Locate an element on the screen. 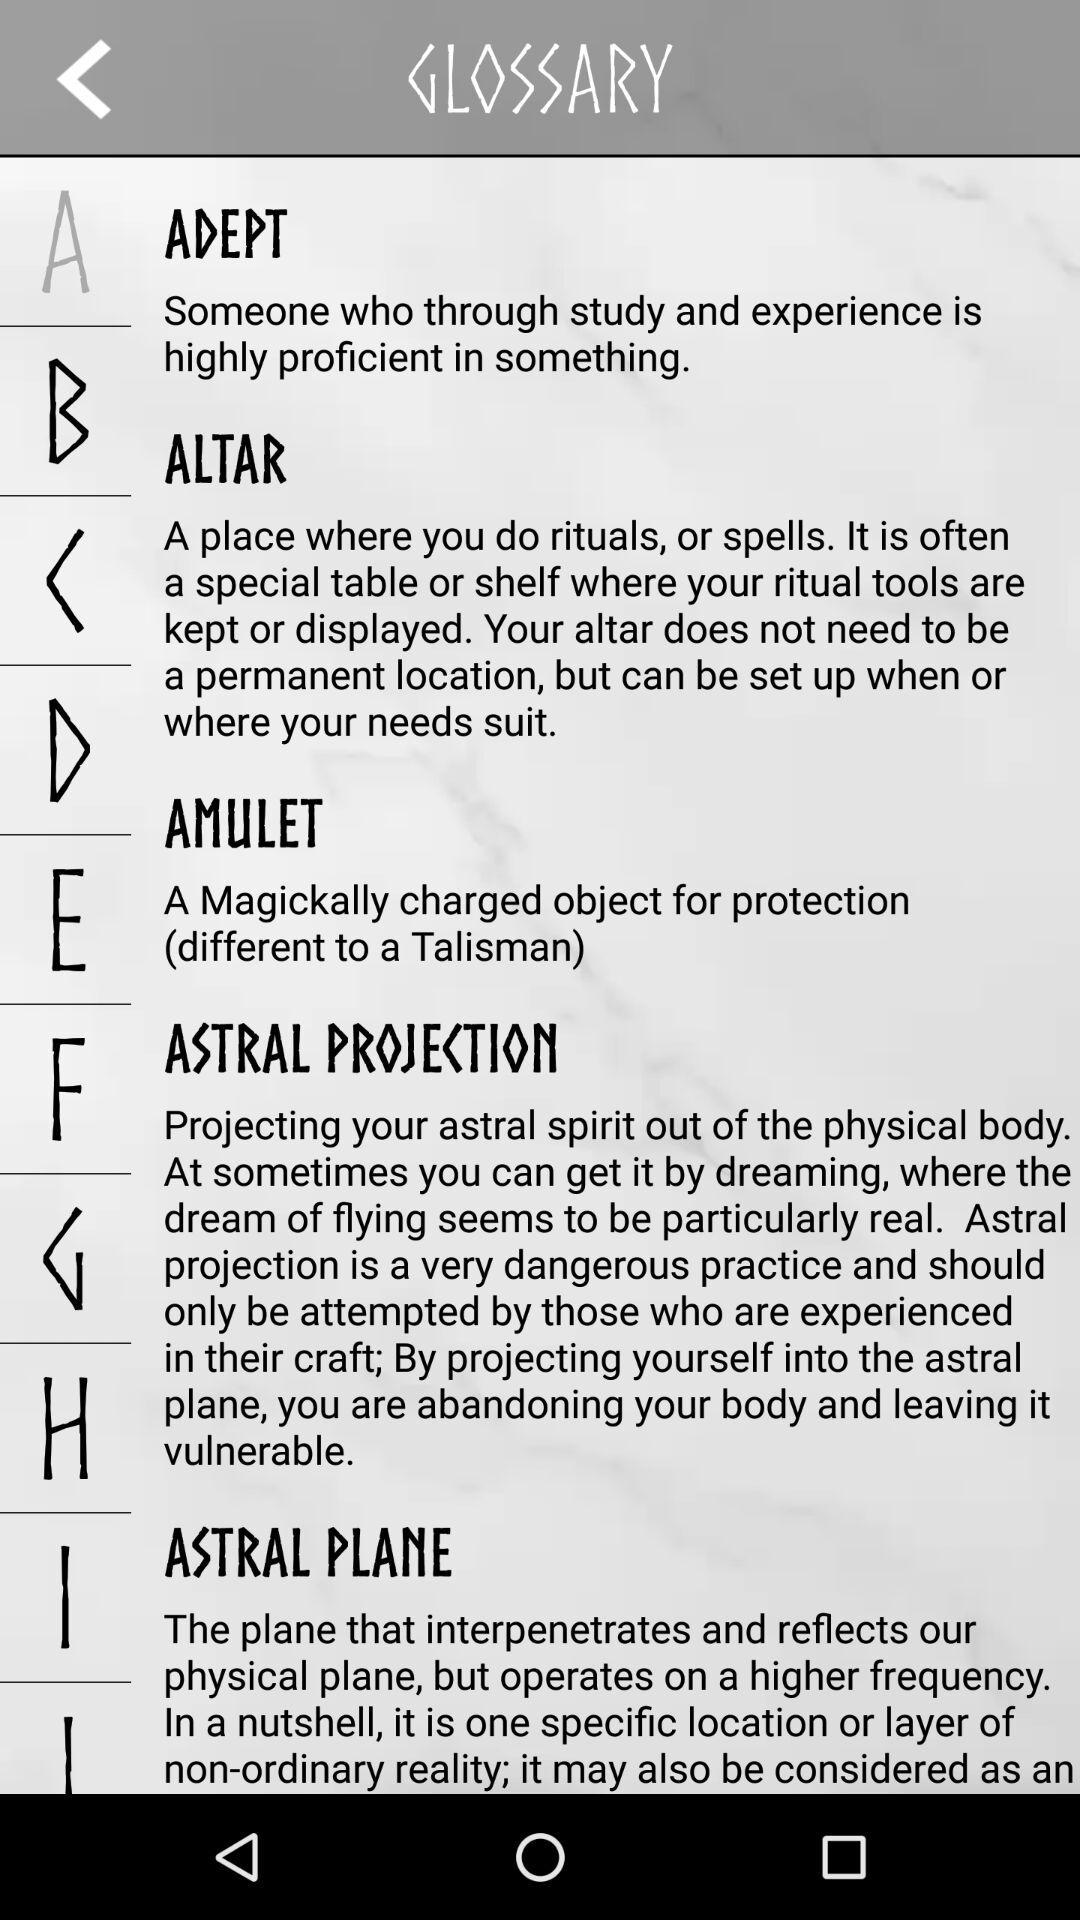 The width and height of the screenshot is (1080, 1920). the someone who through item is located at coordinates (620, 332).